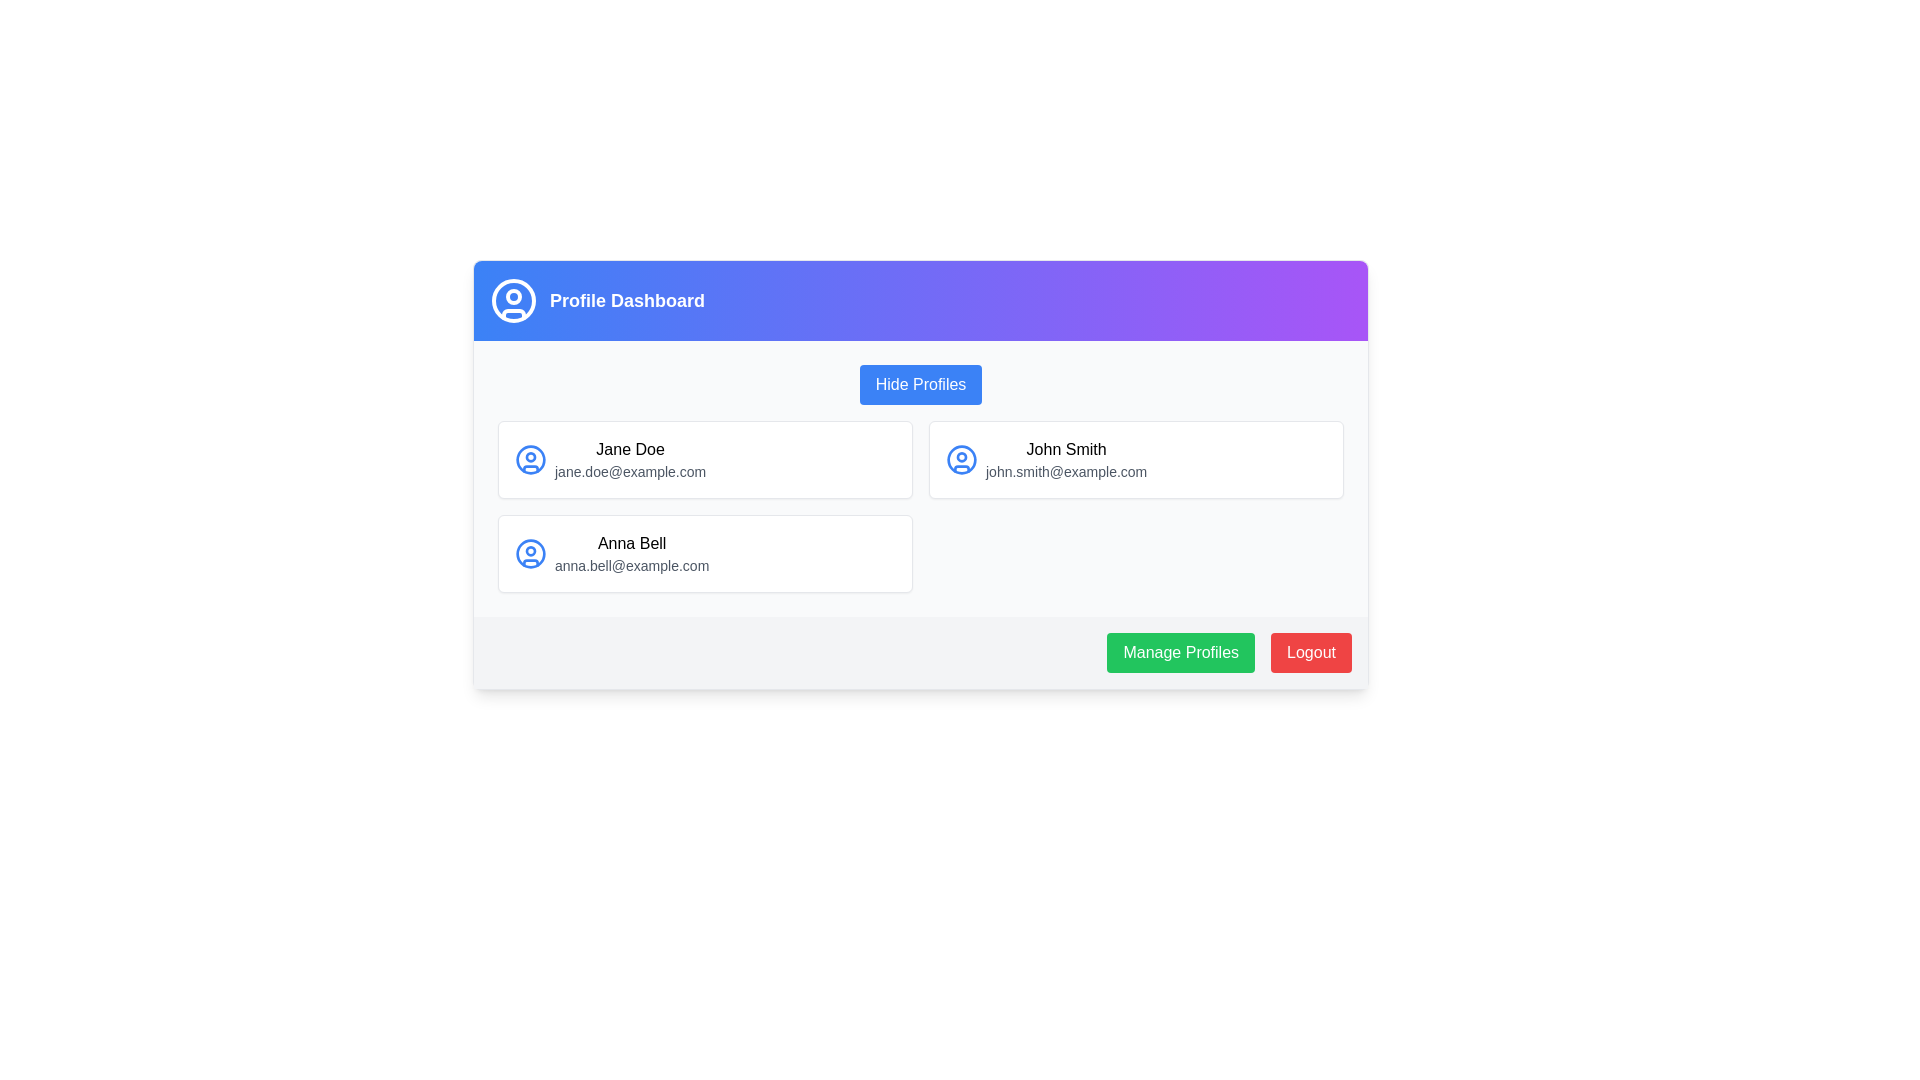 The height and width of the screenshot is (1080, 1920). What do you see at coordinates (705, 554) in the screenshot?
I see `the Profile Card element that represents a user's profile information, located in the bottom-left corner of the grid, specifically the third profile beneath 'Jane Doe' and to the left of 'John Smith'` at bounding box center [705, 554].